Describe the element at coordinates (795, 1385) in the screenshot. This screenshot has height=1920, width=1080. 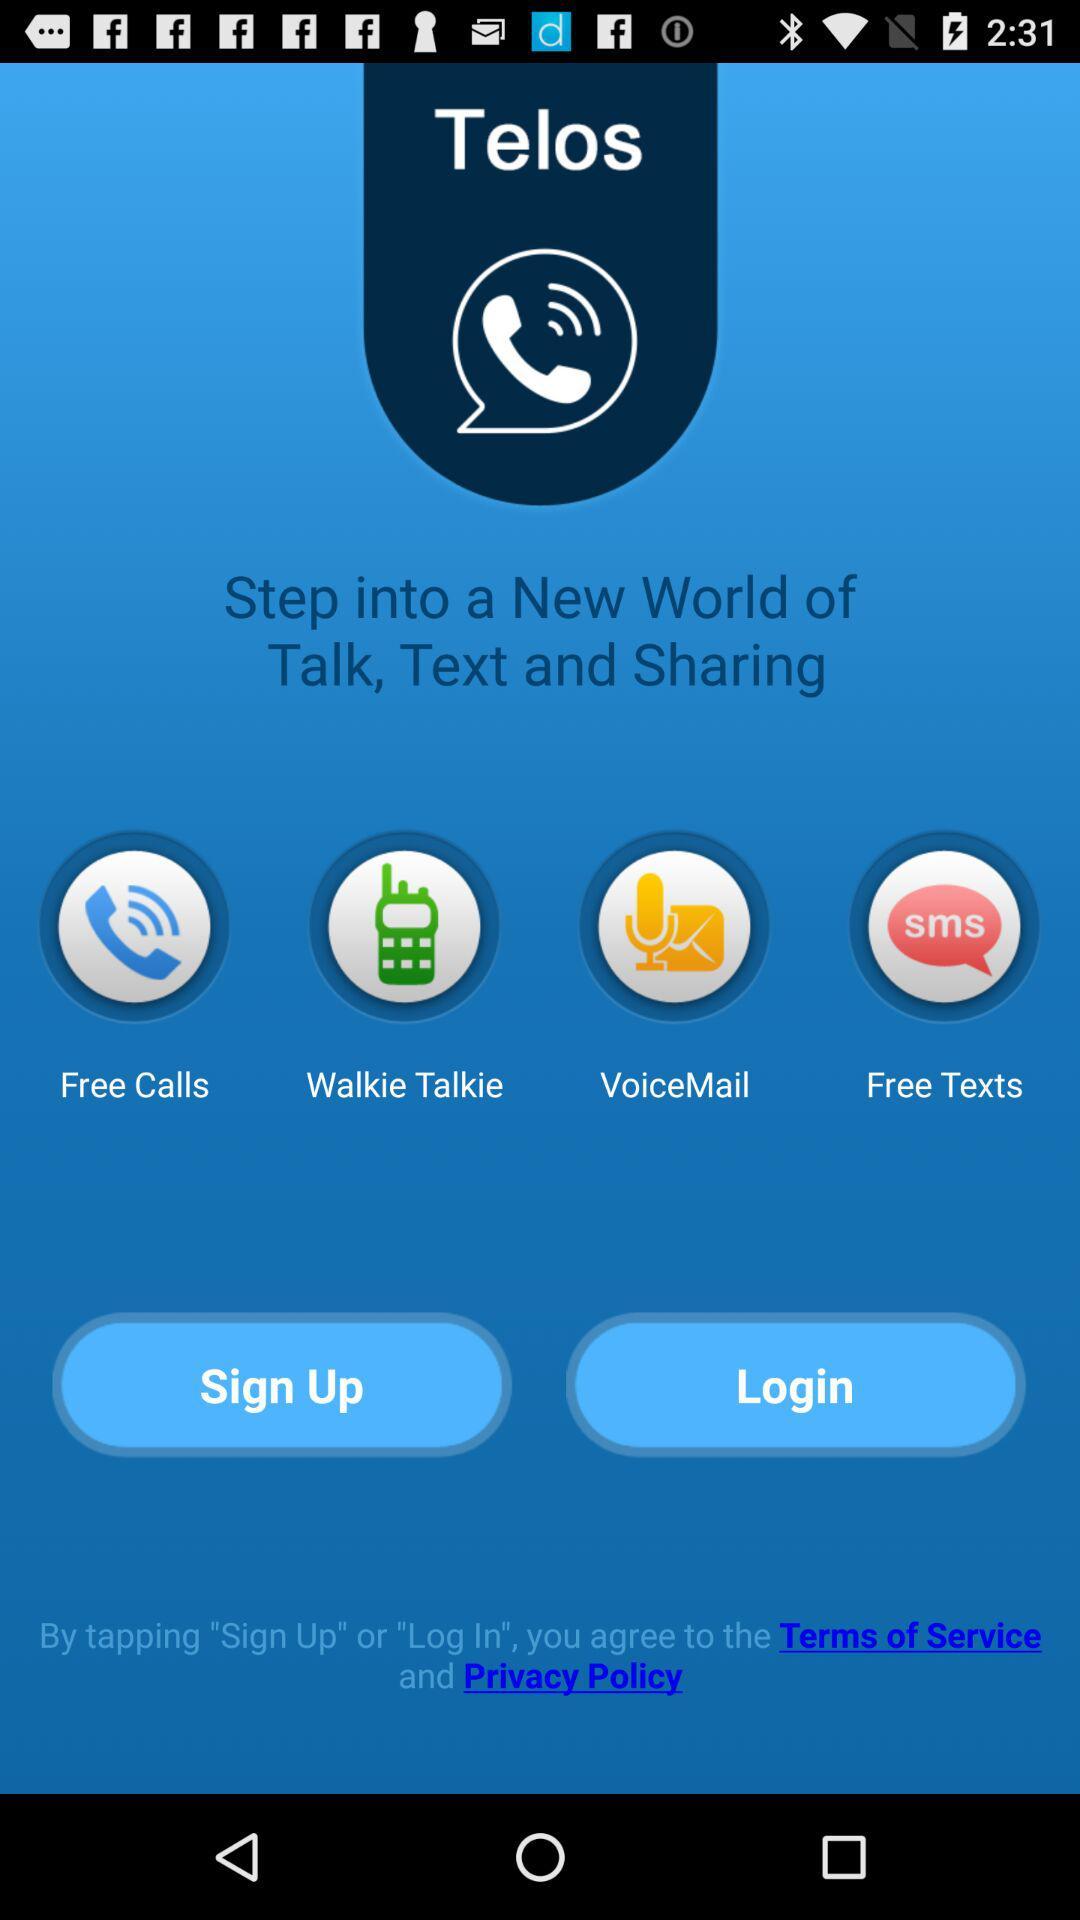
I see `item next to sign up item` at that location.